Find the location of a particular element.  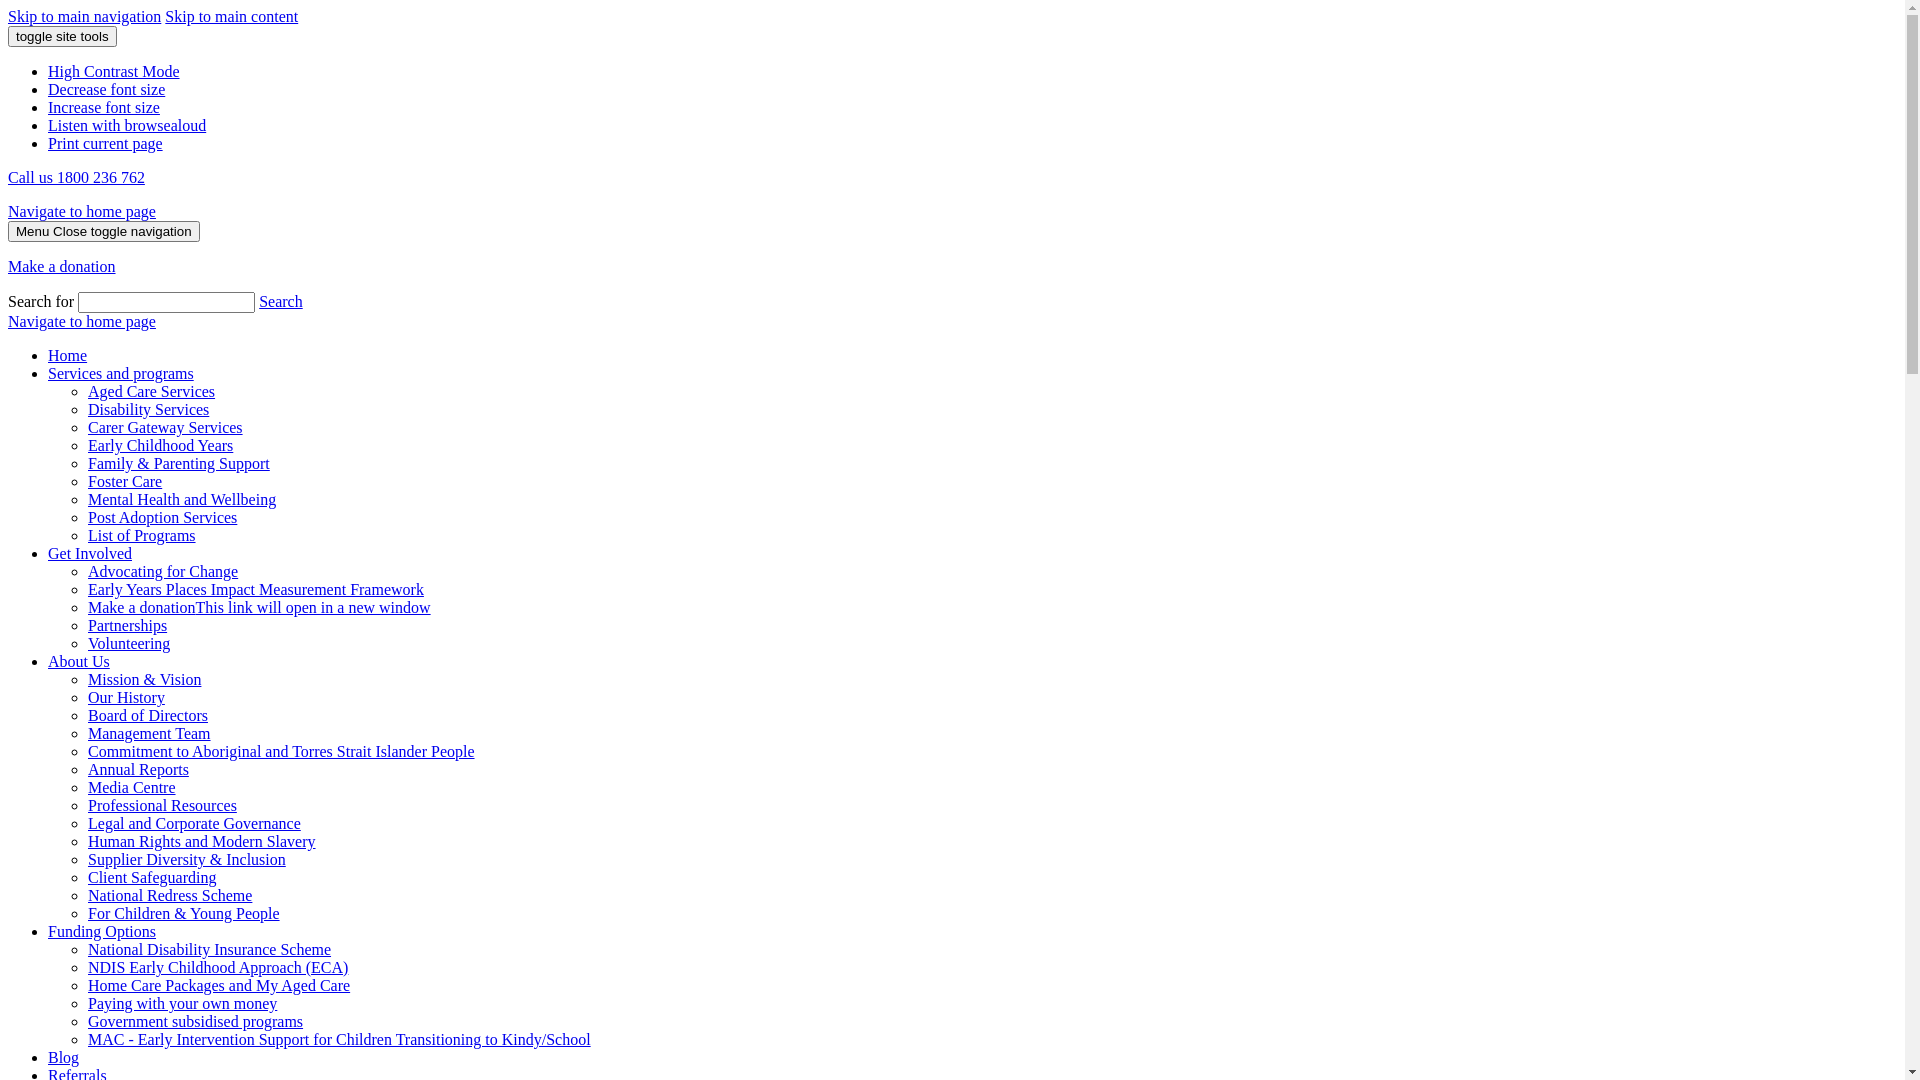

'Government subsidised programs' is located at coordinates (195, 1021).